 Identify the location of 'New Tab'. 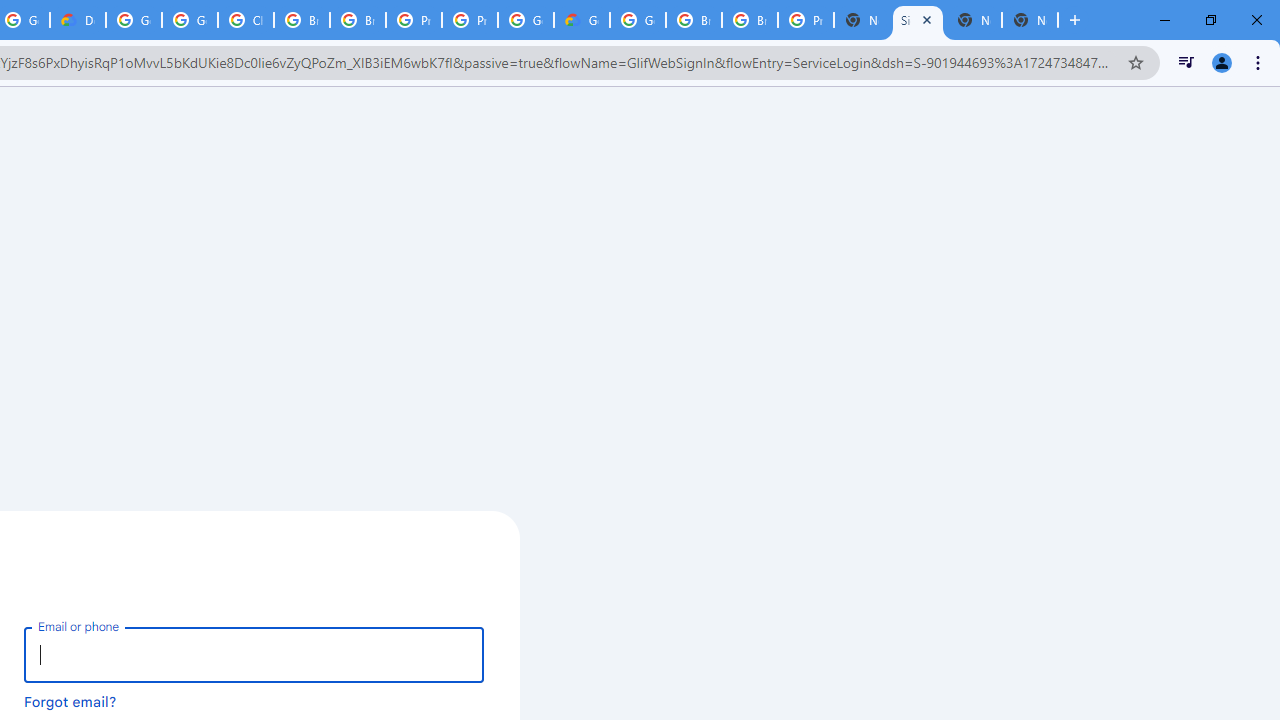
(1030, 20).